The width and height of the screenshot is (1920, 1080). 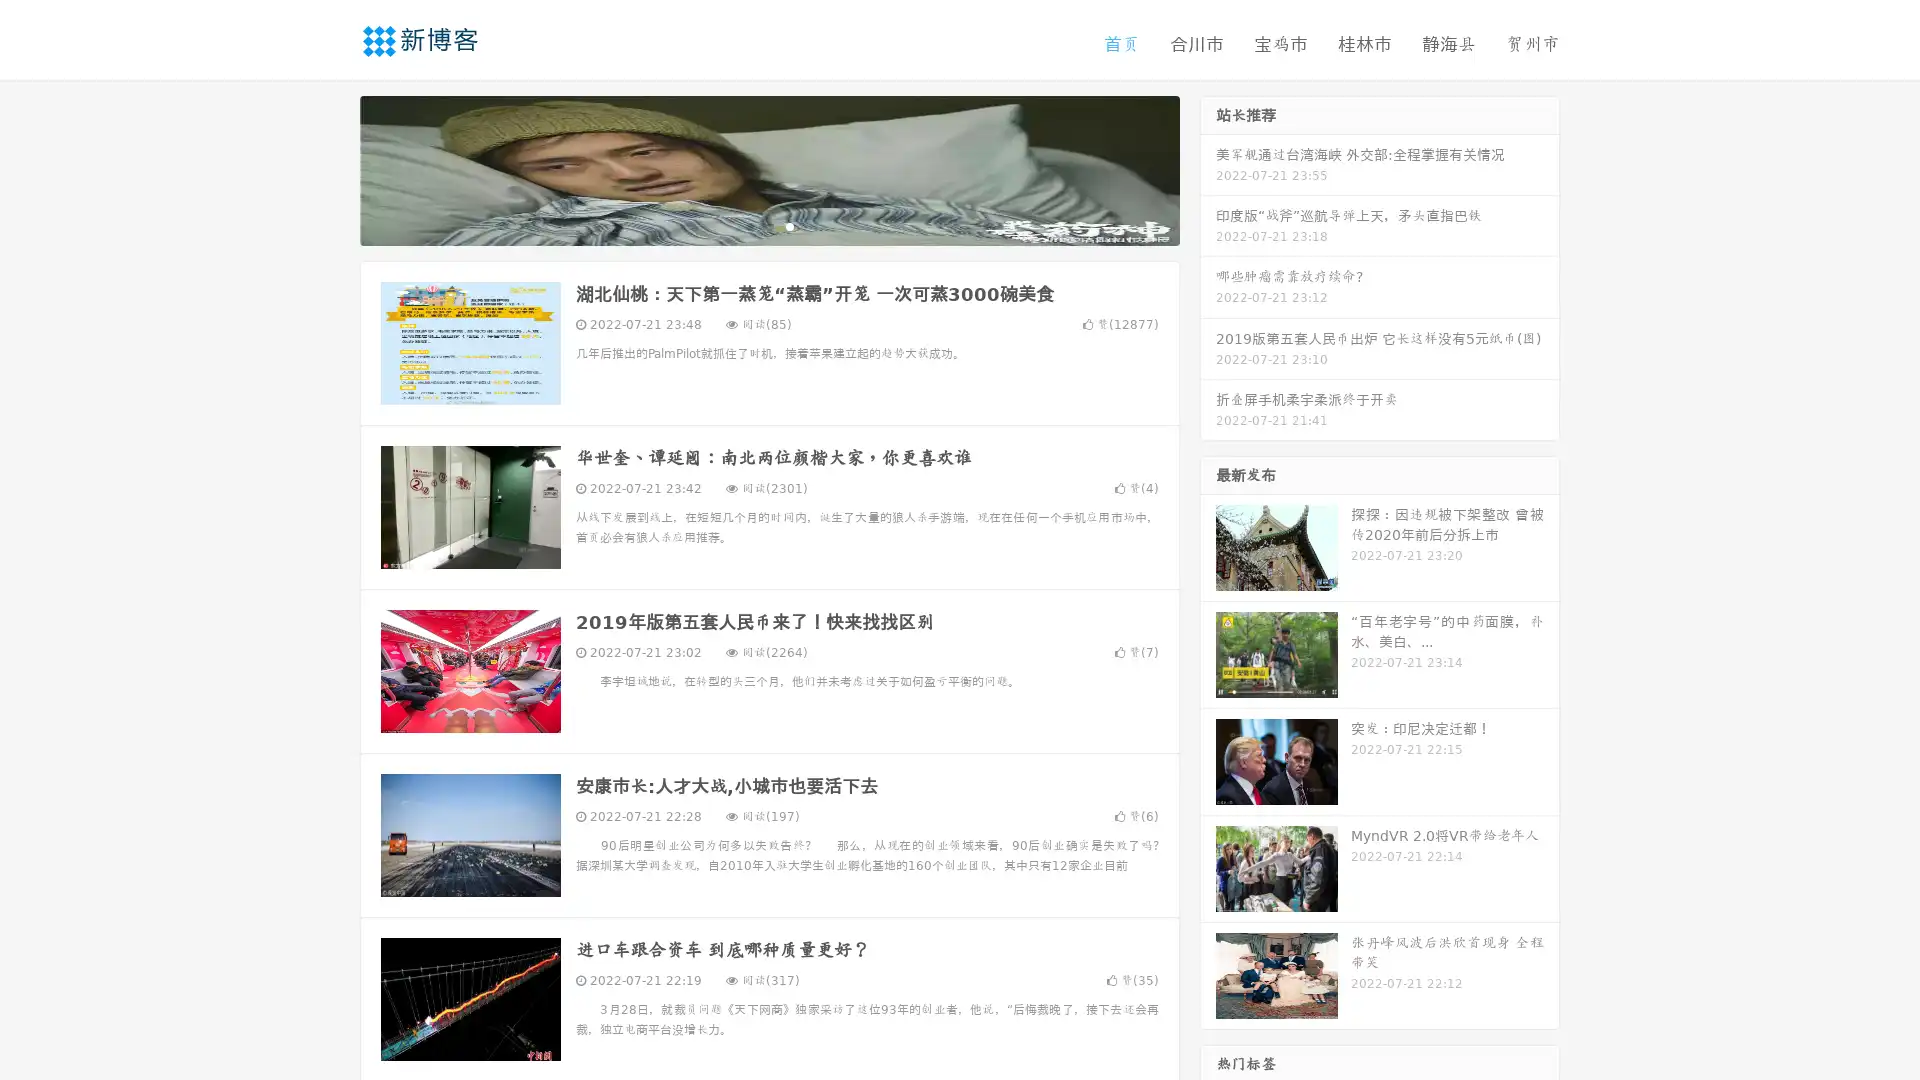 What do you see at coordinates (330, 168) in the screenshot?
I see `Previous slide` at bounding box center [330, 168].